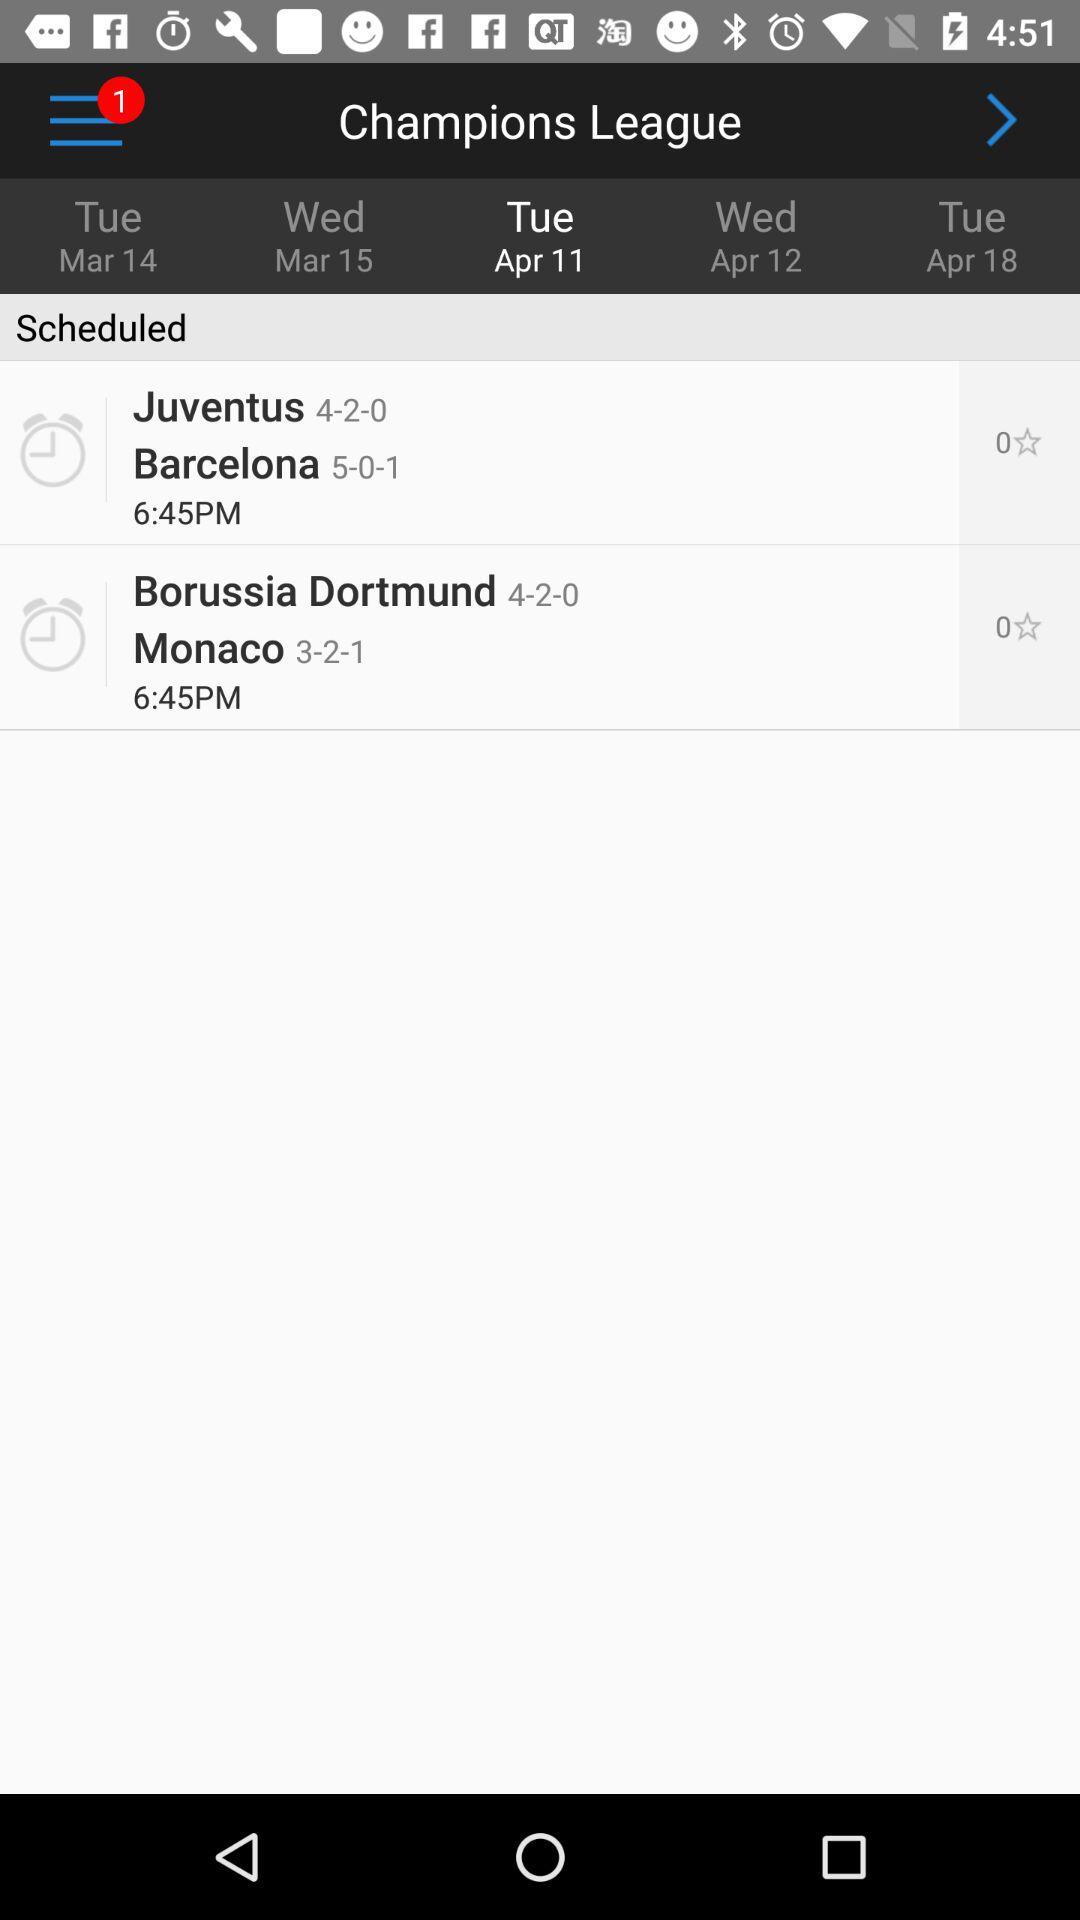 The height and width of the screenshot is (1920, 1080). I want to click on icon next to wed, so click(85, 119).